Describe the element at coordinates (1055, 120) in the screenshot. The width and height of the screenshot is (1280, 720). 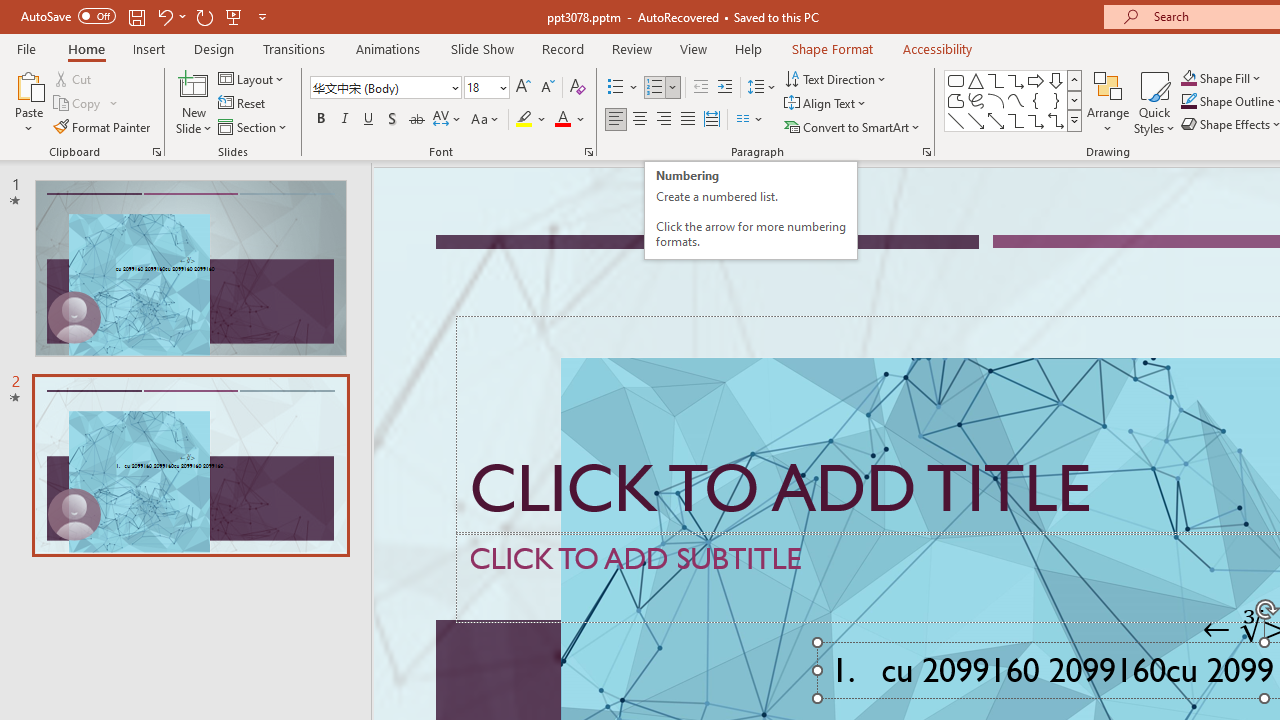
I see `'Connector: Elbow Double-Arrow'` at that location.